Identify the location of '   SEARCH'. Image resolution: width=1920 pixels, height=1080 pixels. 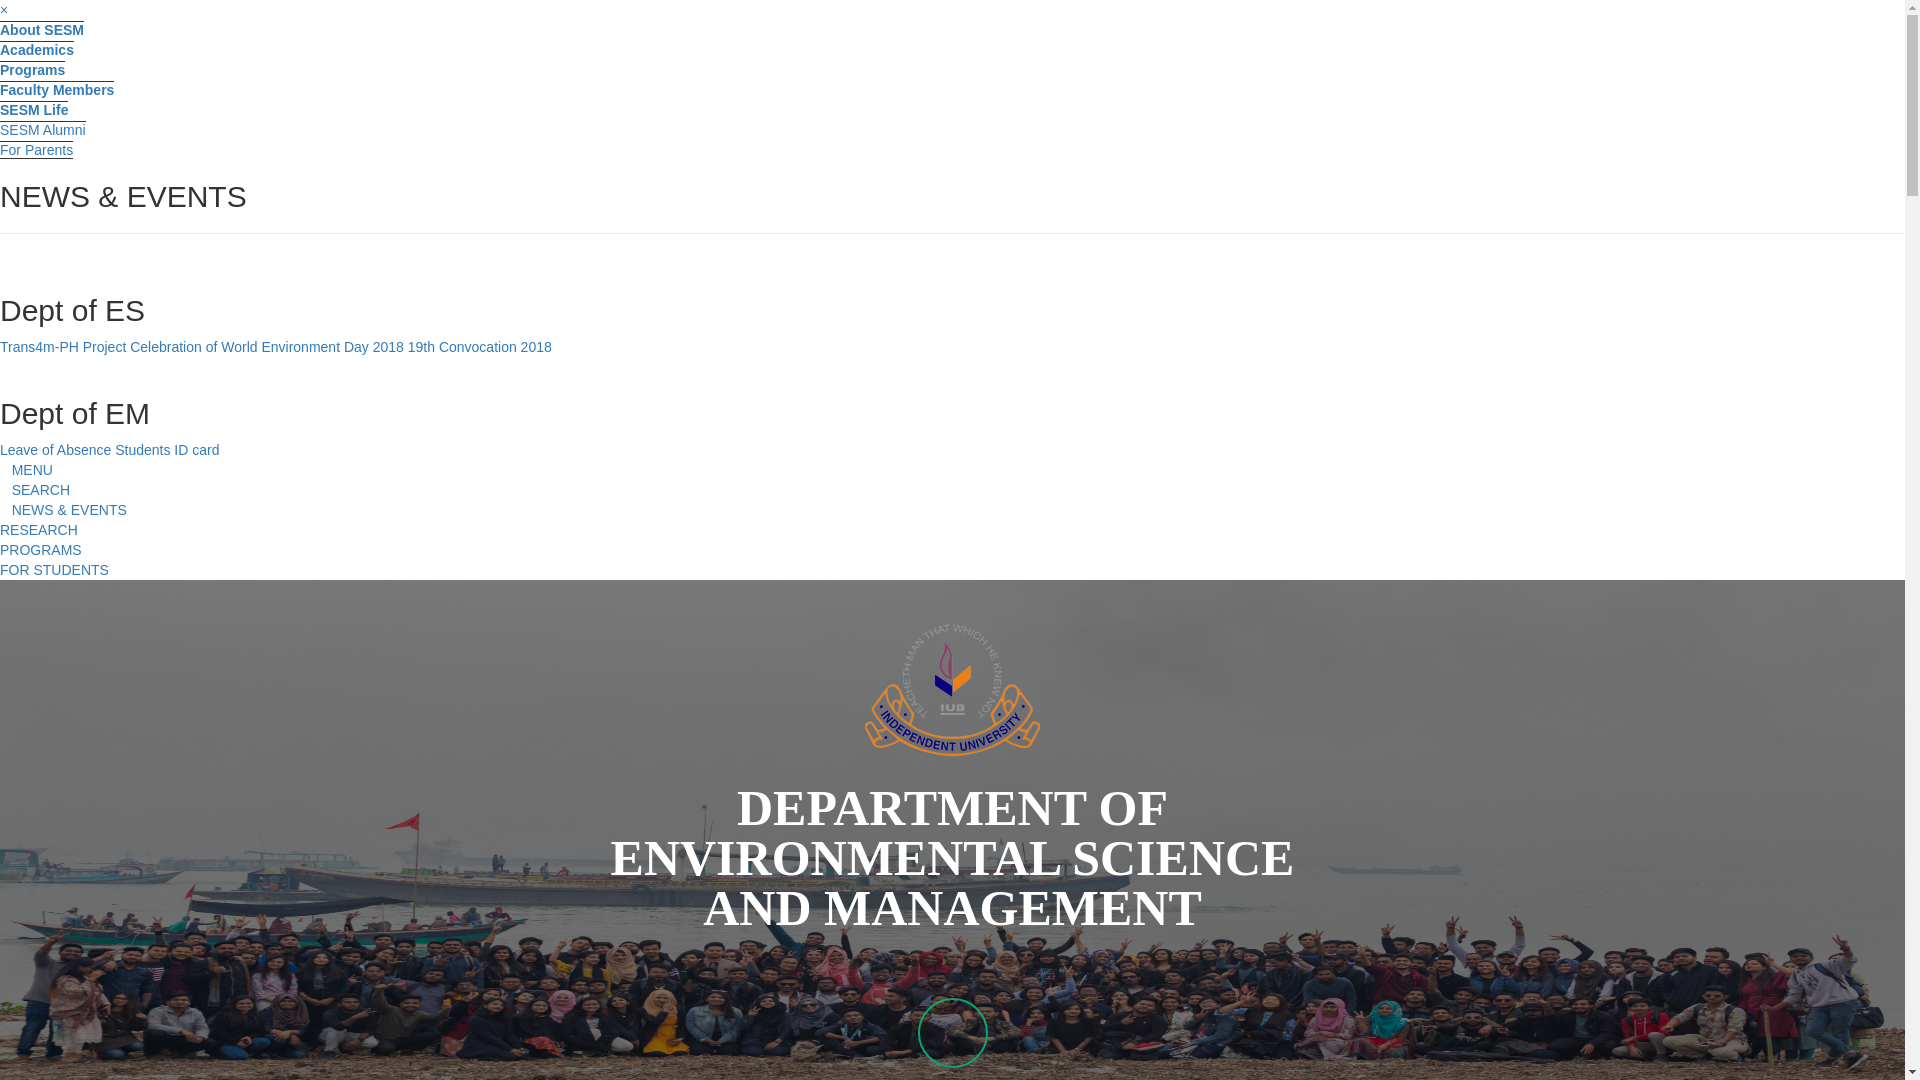
(951, 489).